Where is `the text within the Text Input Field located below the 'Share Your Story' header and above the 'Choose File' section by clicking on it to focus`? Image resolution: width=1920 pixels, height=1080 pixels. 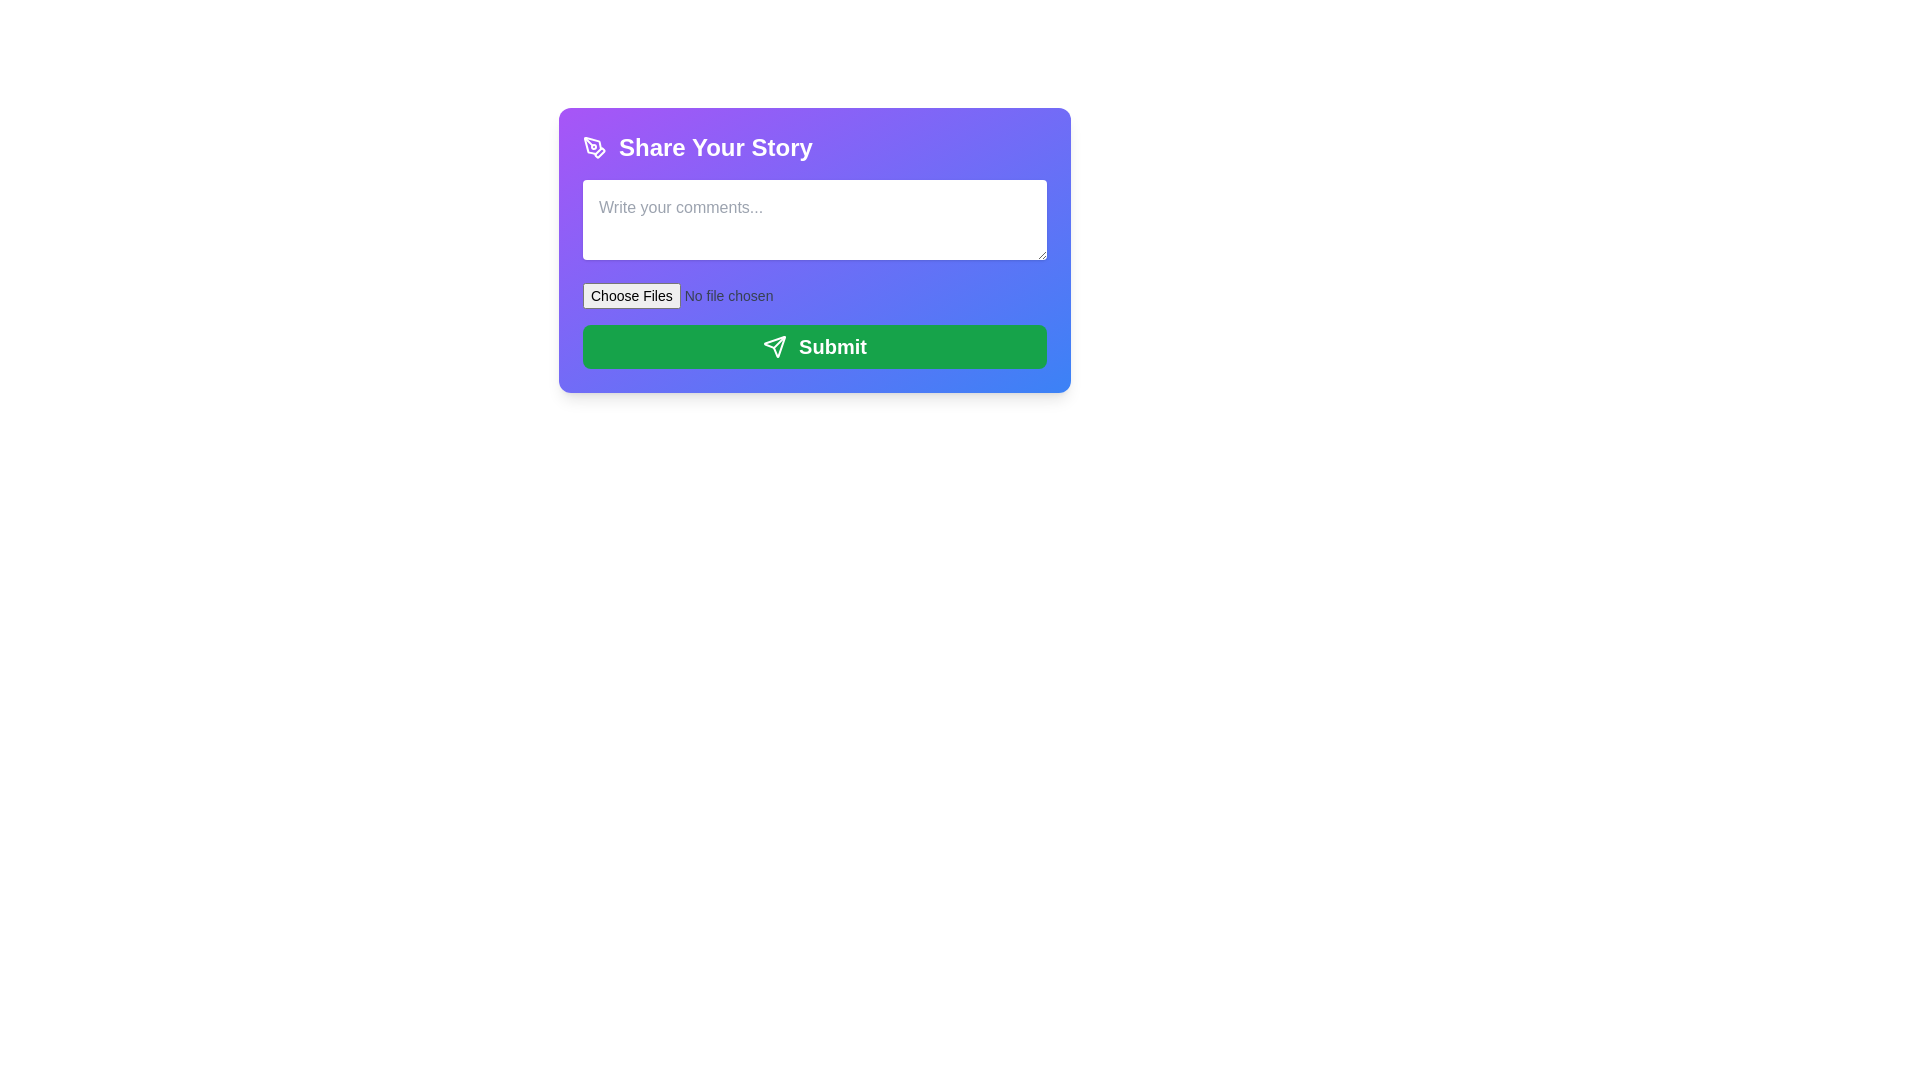
the text within the Text Input Field located below the 'Share Your Story' header and above the 'Choose File' section by clicking on it to focus is located at coordinates (815, 219).